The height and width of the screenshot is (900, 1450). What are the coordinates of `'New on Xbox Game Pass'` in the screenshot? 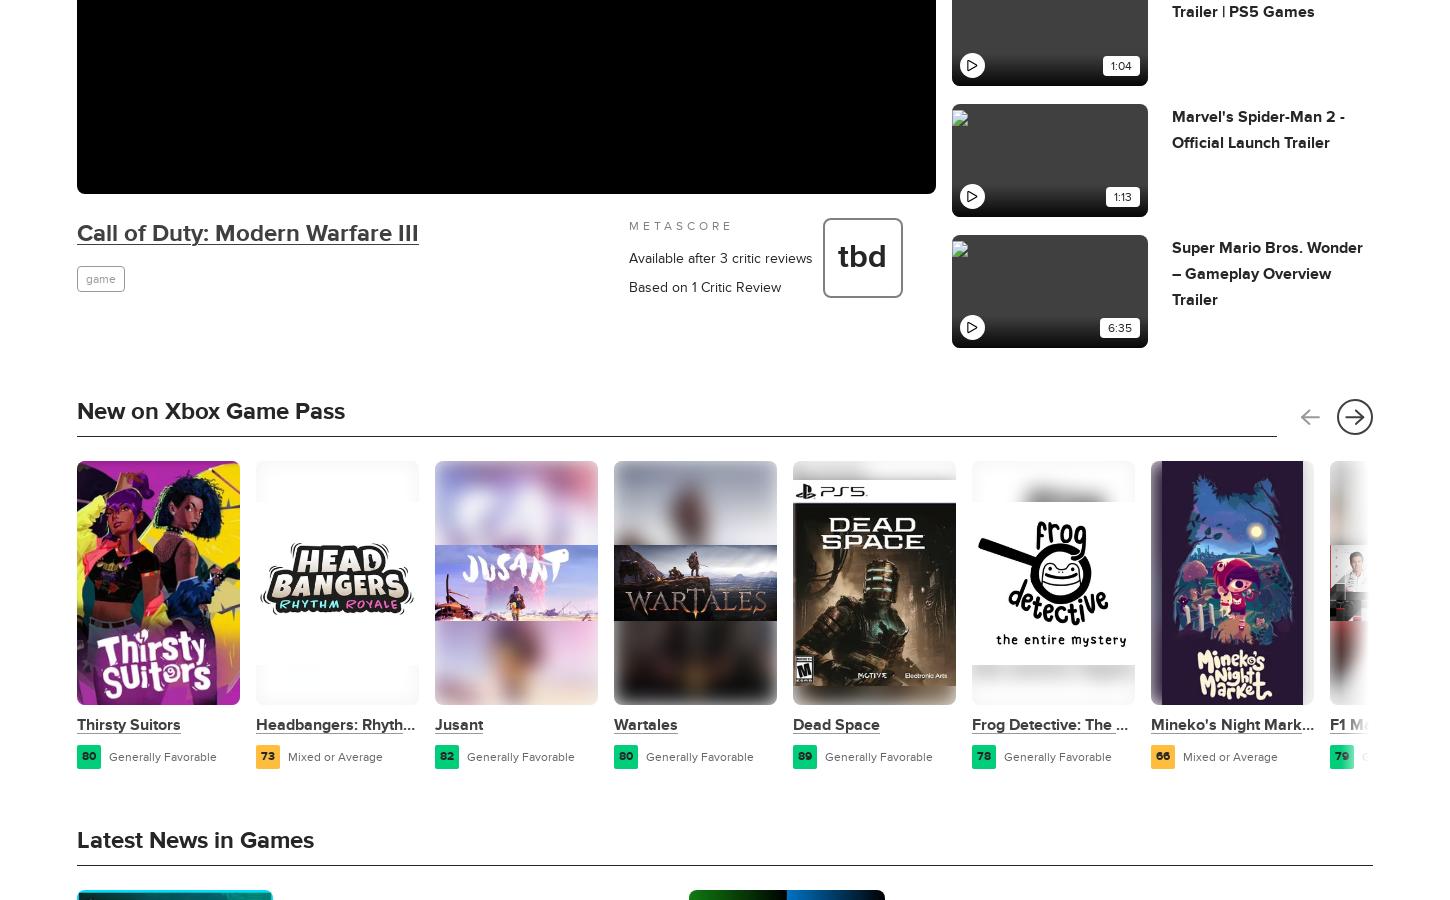 It's located at (209, 411).